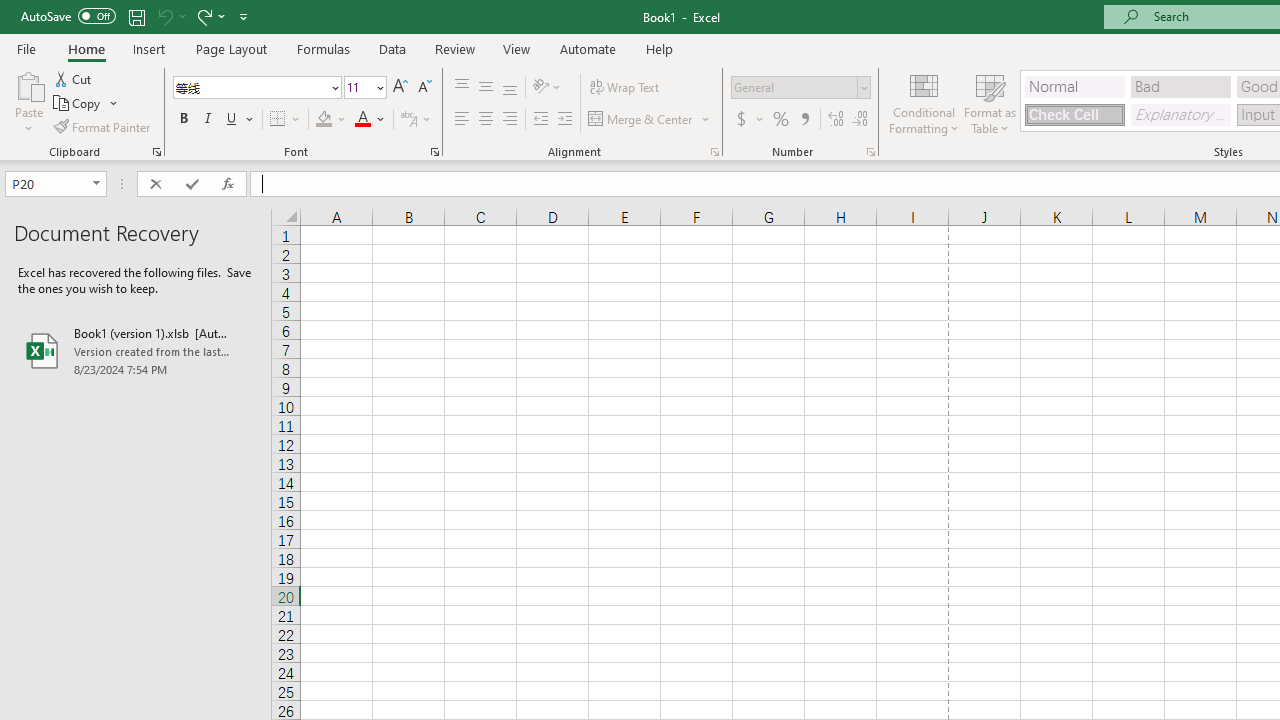 The height and width of the screenshot is (720, 1280). I want to click on 'Customize Quick Access Toolbar', so click(243, 16).